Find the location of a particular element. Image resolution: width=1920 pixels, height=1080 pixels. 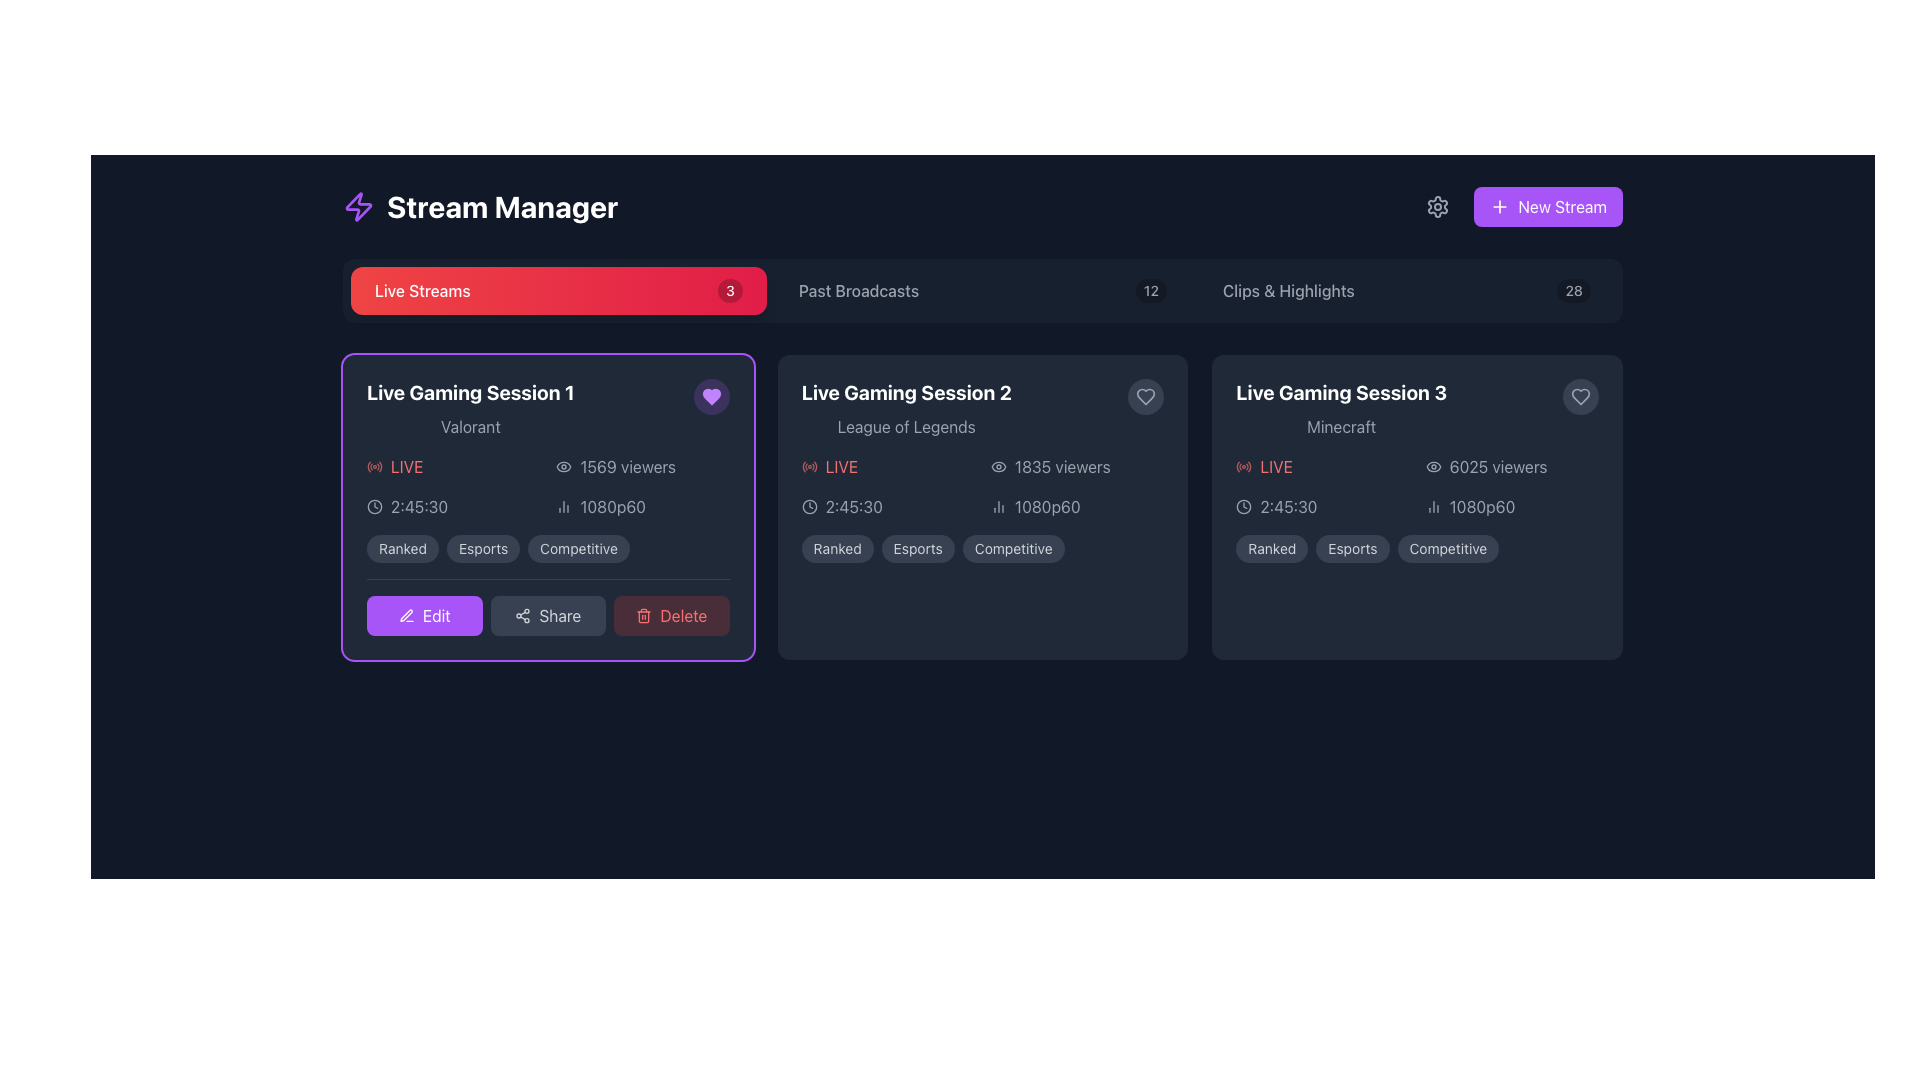

the text label displaying '1835 viewers' in light gray font, which is situated beside the eye-shaped icon in the 'Live Gaming Session 2' section of the second card from the left is located at coordinates (1061, 466).